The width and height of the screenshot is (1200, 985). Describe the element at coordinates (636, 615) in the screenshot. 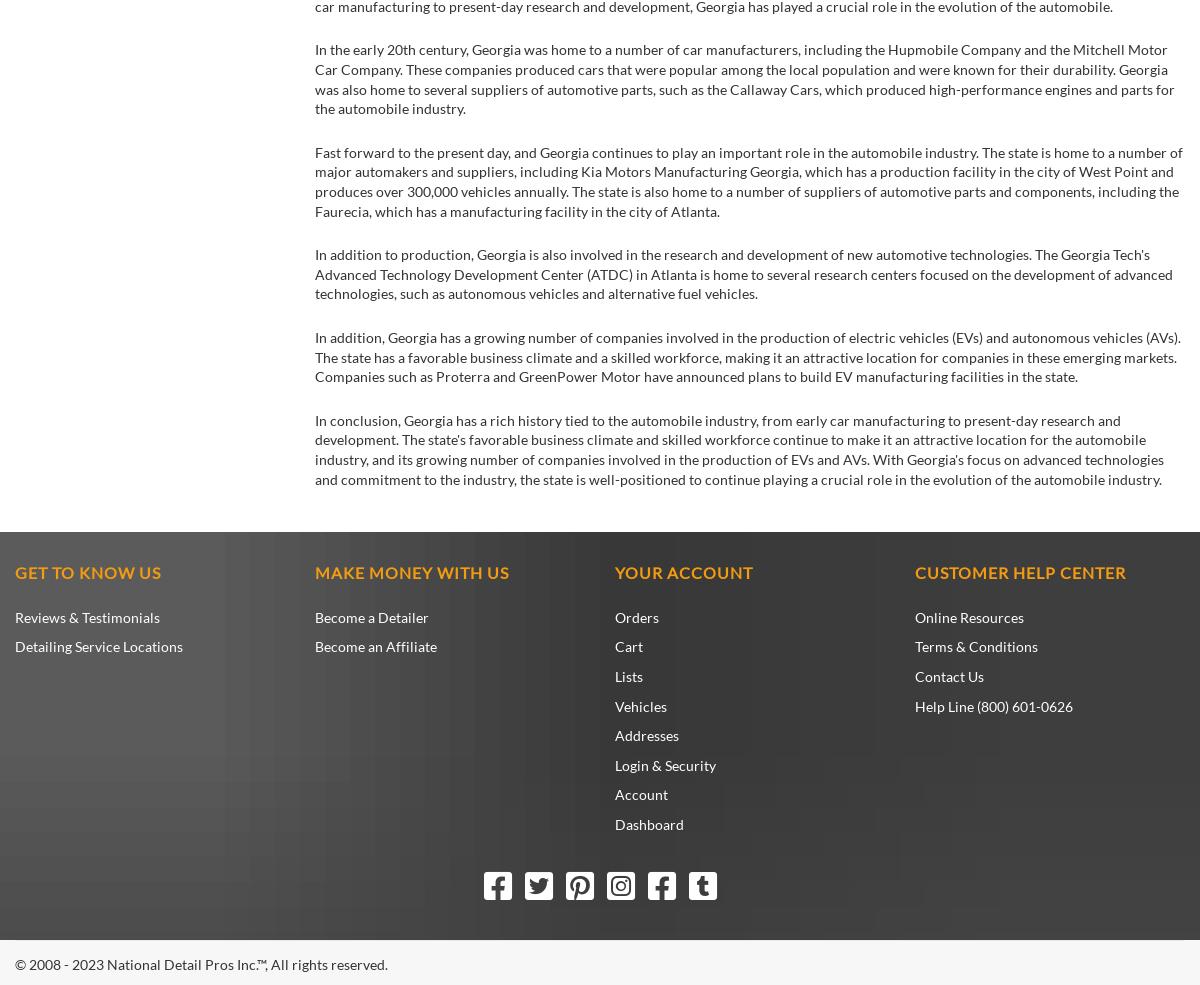

I see `'Orders'` at that location.